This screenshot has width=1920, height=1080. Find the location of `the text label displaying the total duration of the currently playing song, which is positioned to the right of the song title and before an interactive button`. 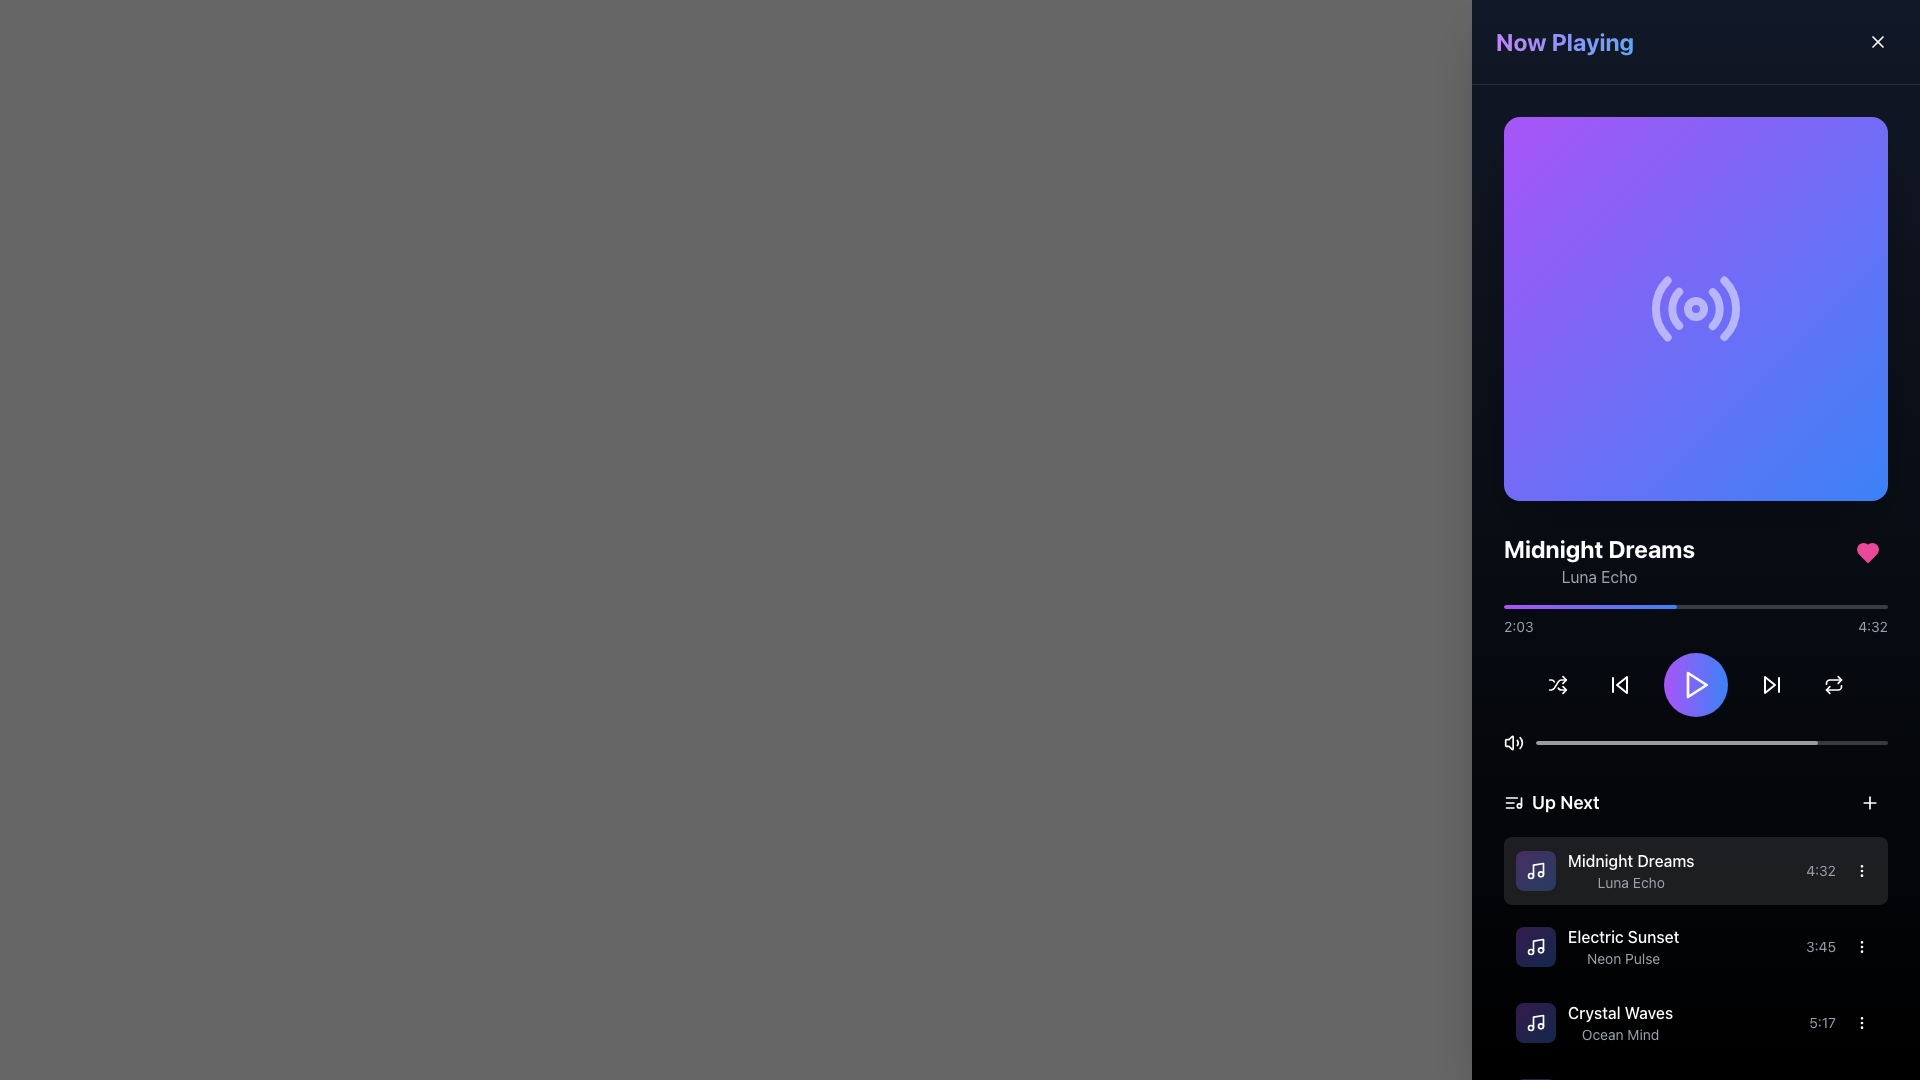

the text label displaying the total duration of the currently playing song, which is positioned to the right of the song title and before an interactive button is located at coordinates (1821, 870).